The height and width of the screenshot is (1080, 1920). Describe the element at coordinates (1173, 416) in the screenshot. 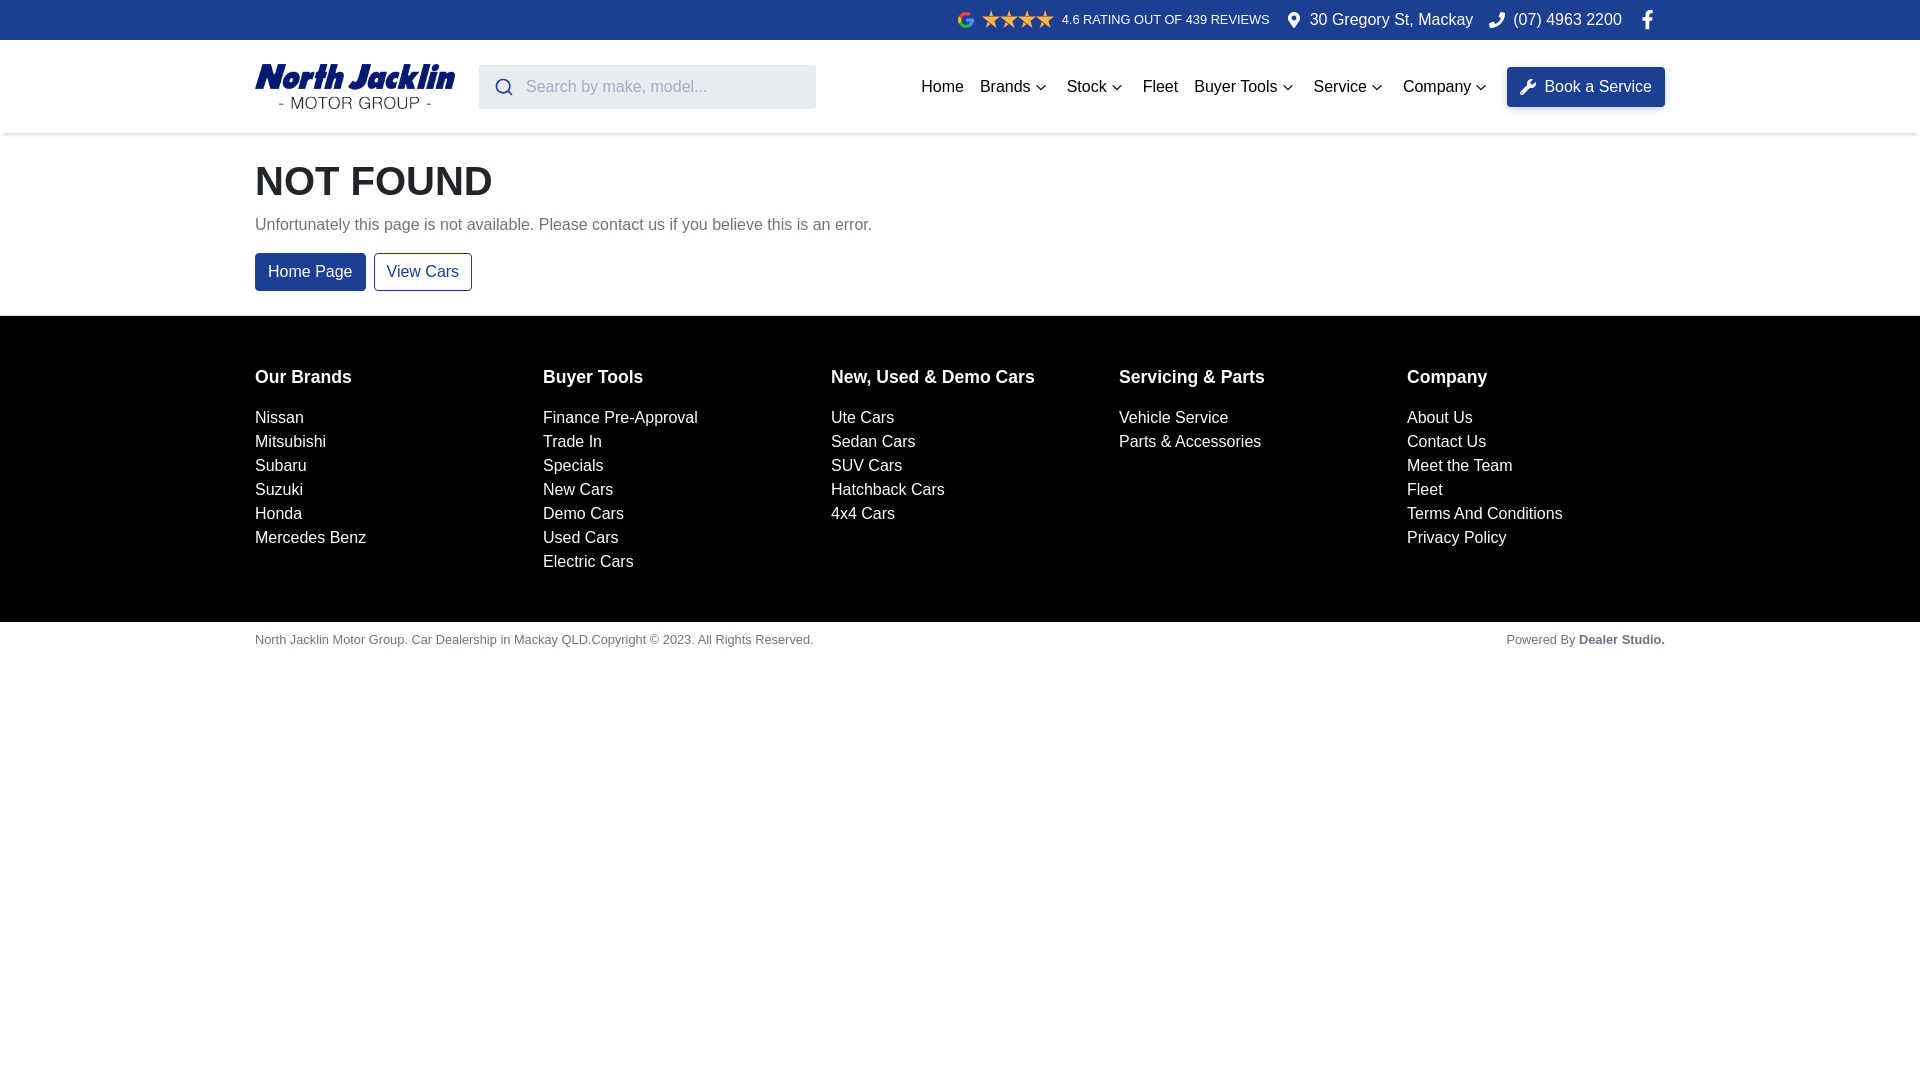

I see `'Vehicle Service'` at that location.